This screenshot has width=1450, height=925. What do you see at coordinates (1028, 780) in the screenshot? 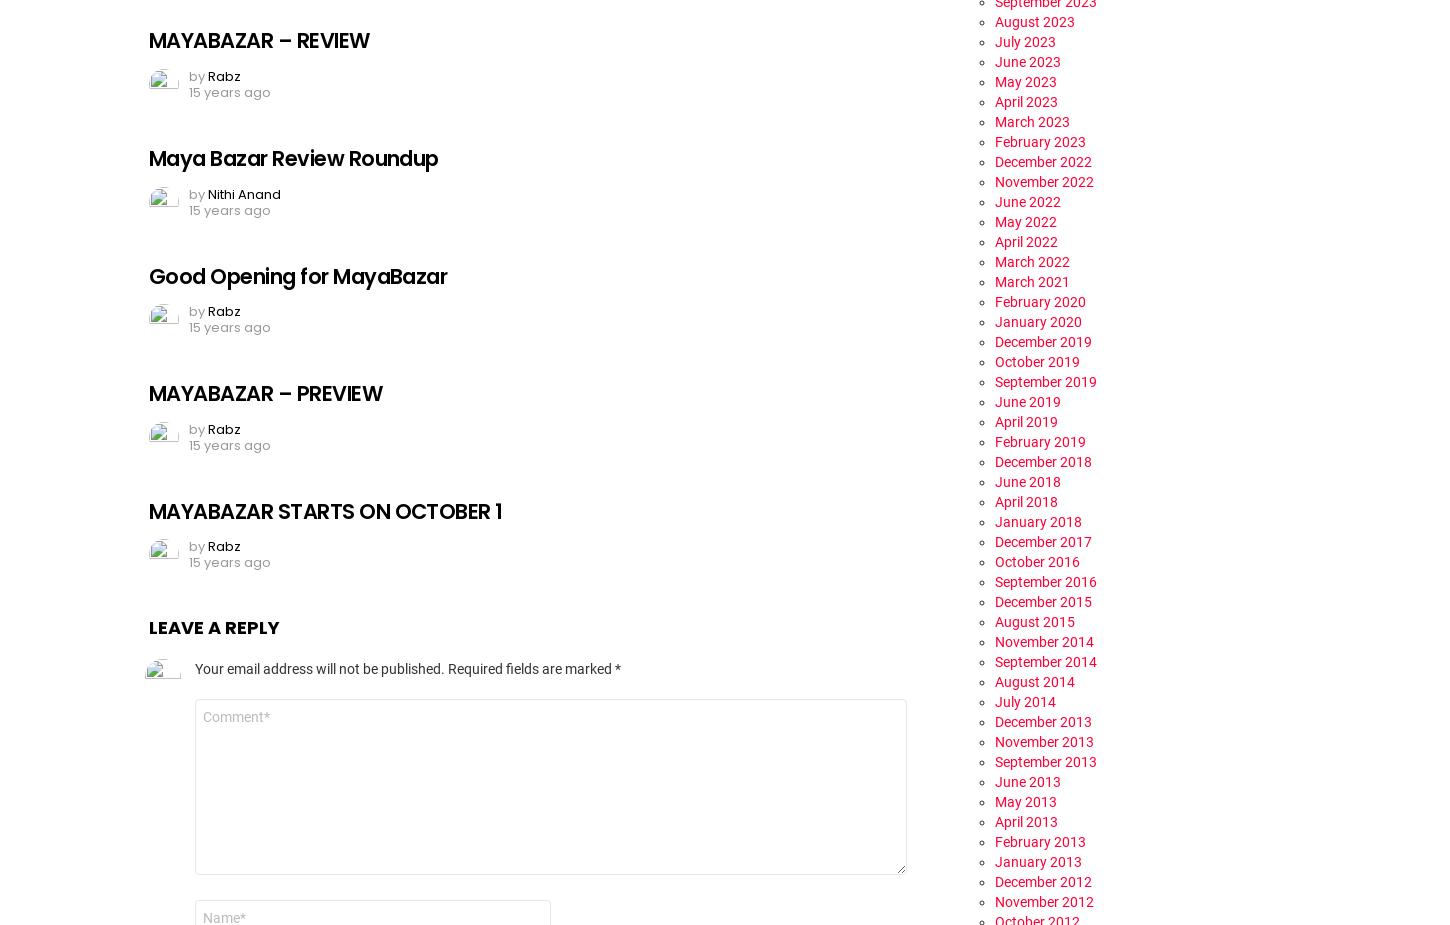
I see `'June 2013'` at bounding box center [1028, 780].